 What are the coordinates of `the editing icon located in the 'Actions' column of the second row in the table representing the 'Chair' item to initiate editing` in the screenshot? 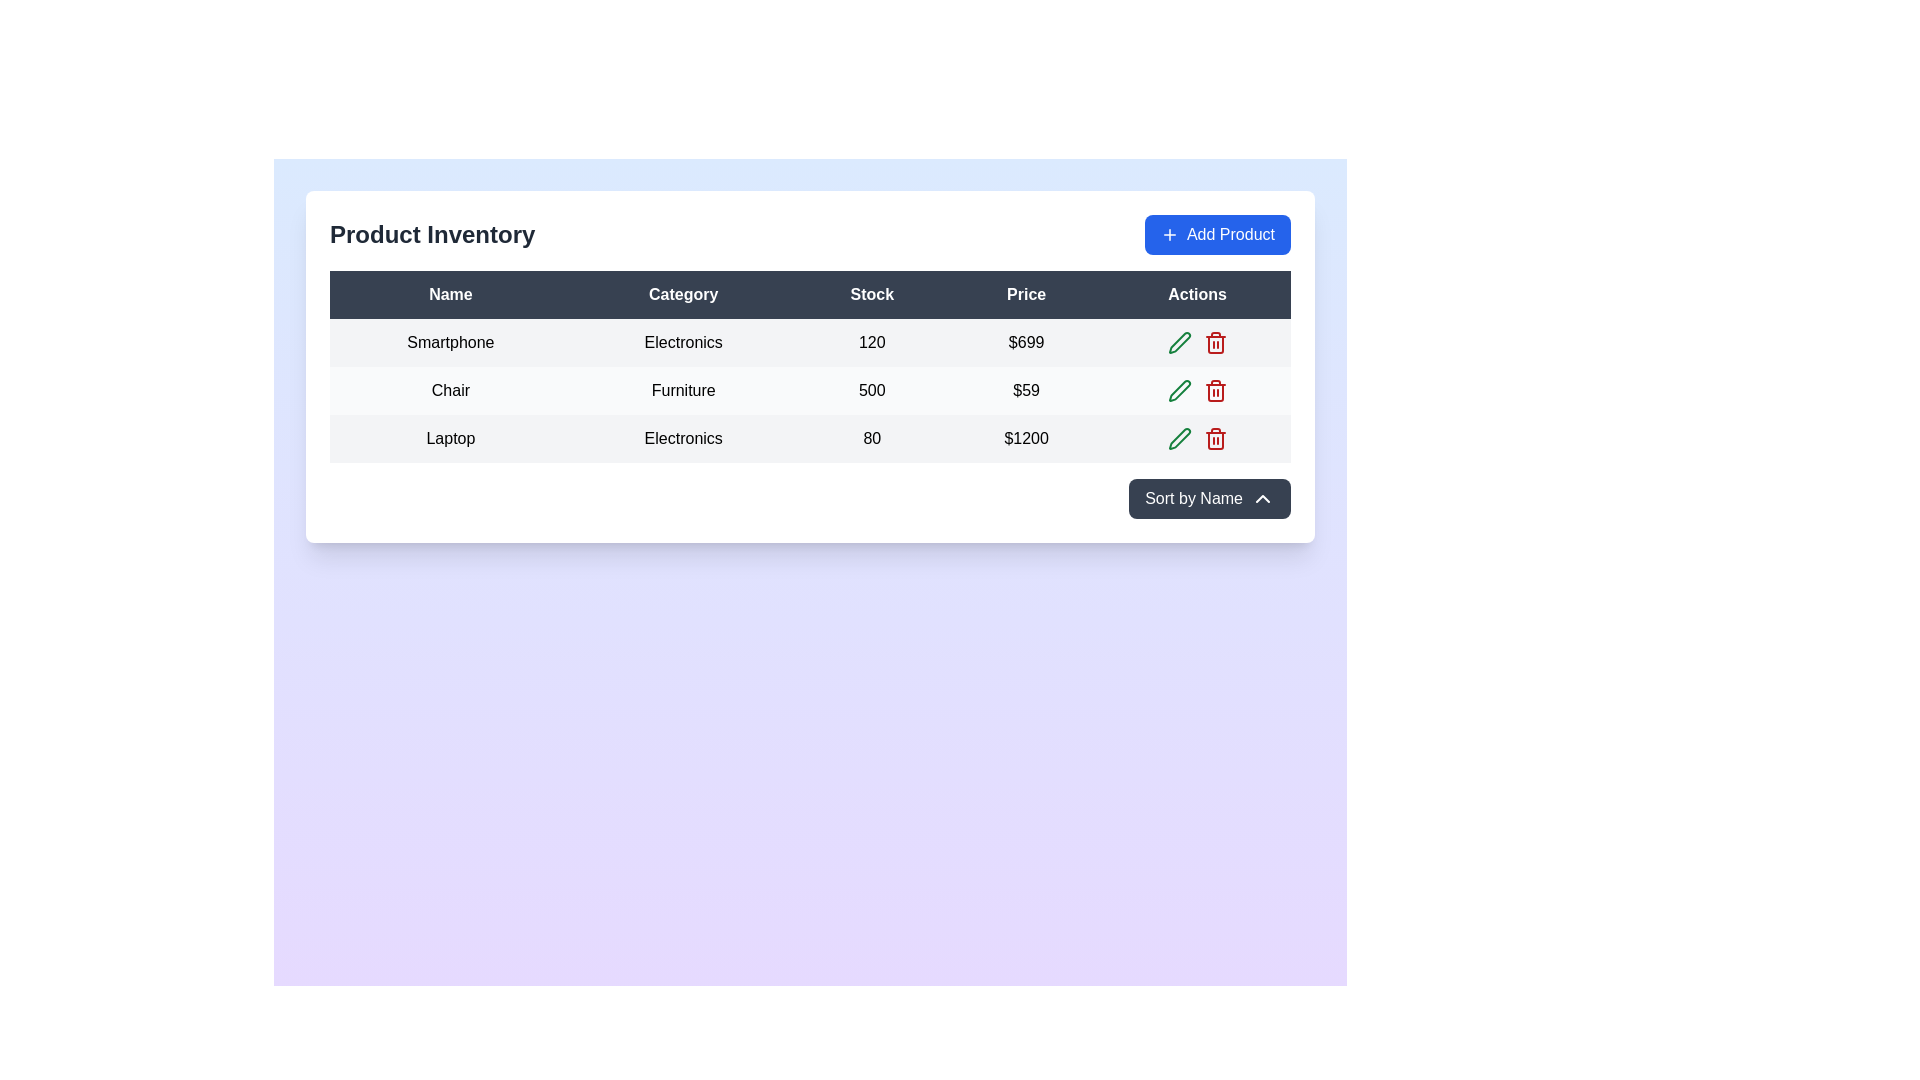 It's located at (1179, 390).